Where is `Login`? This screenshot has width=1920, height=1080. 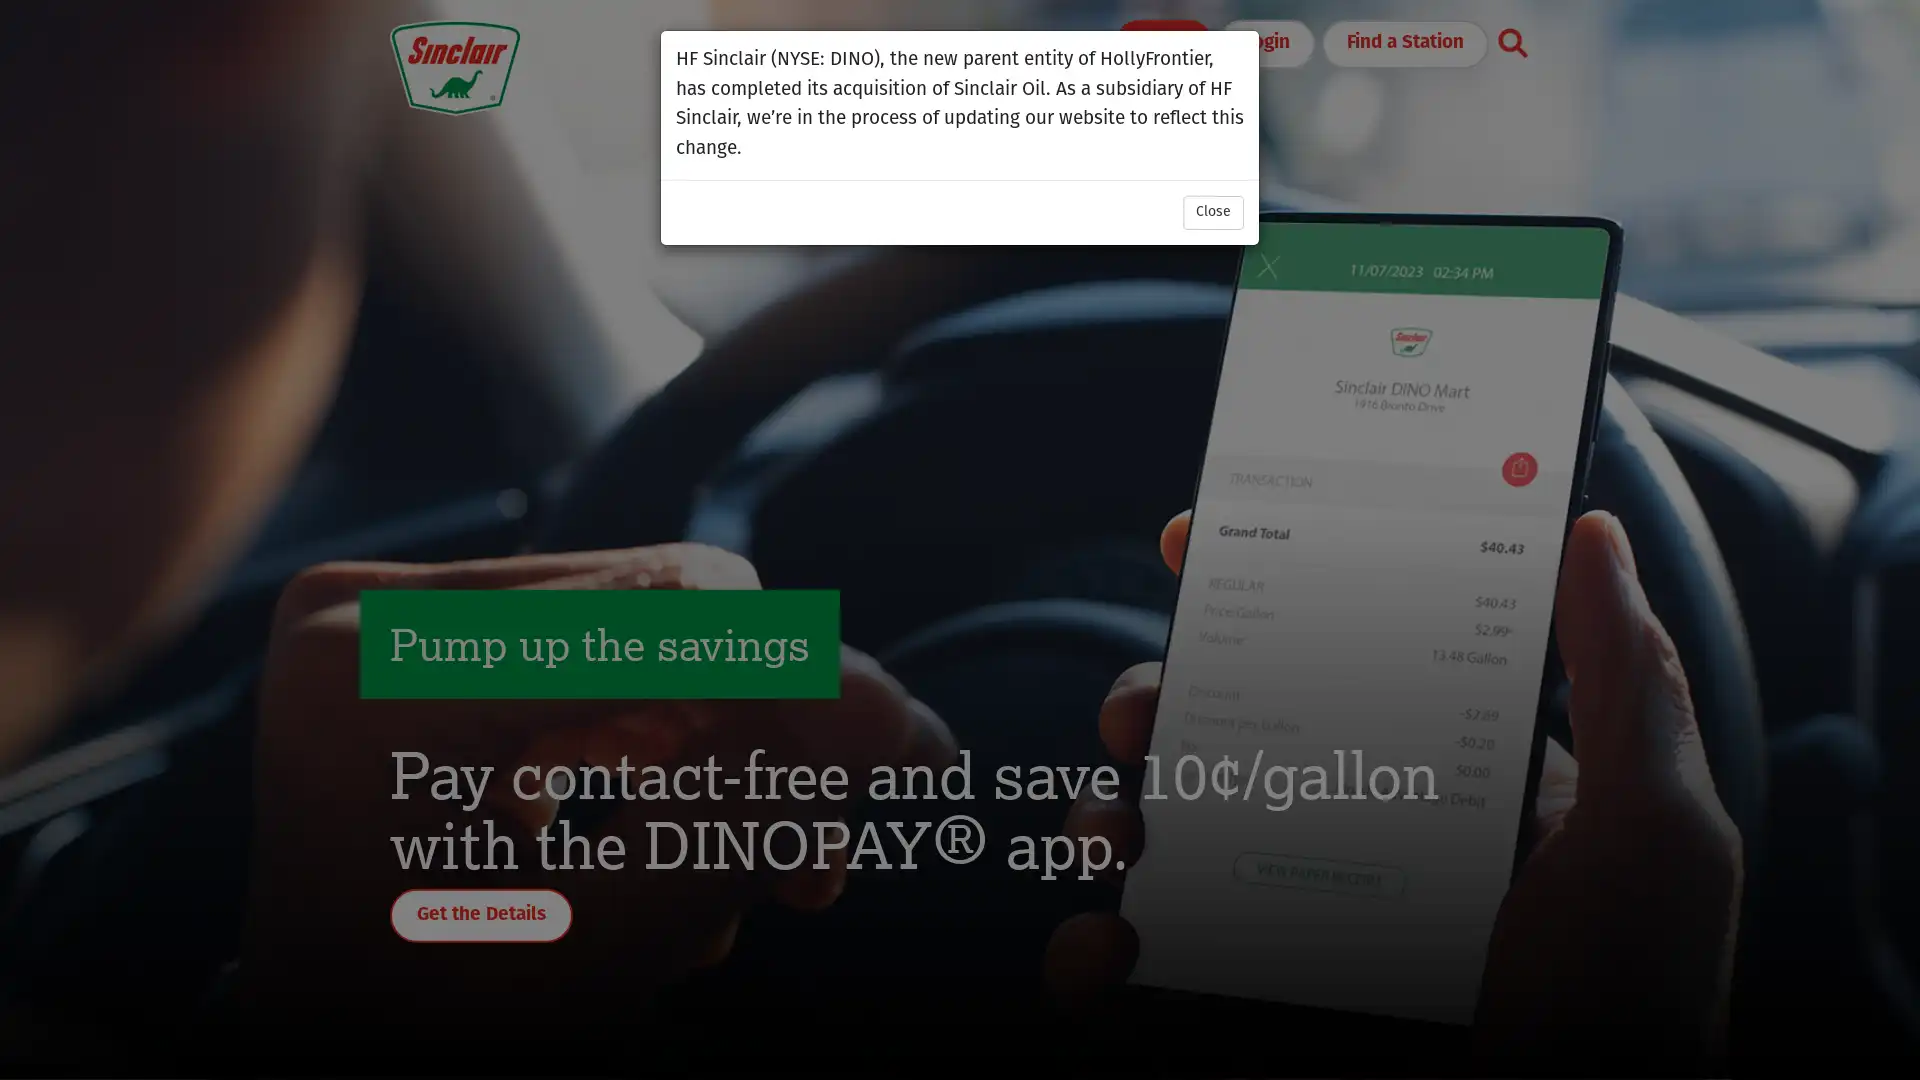
Login is located at coordinates (1265, 43).